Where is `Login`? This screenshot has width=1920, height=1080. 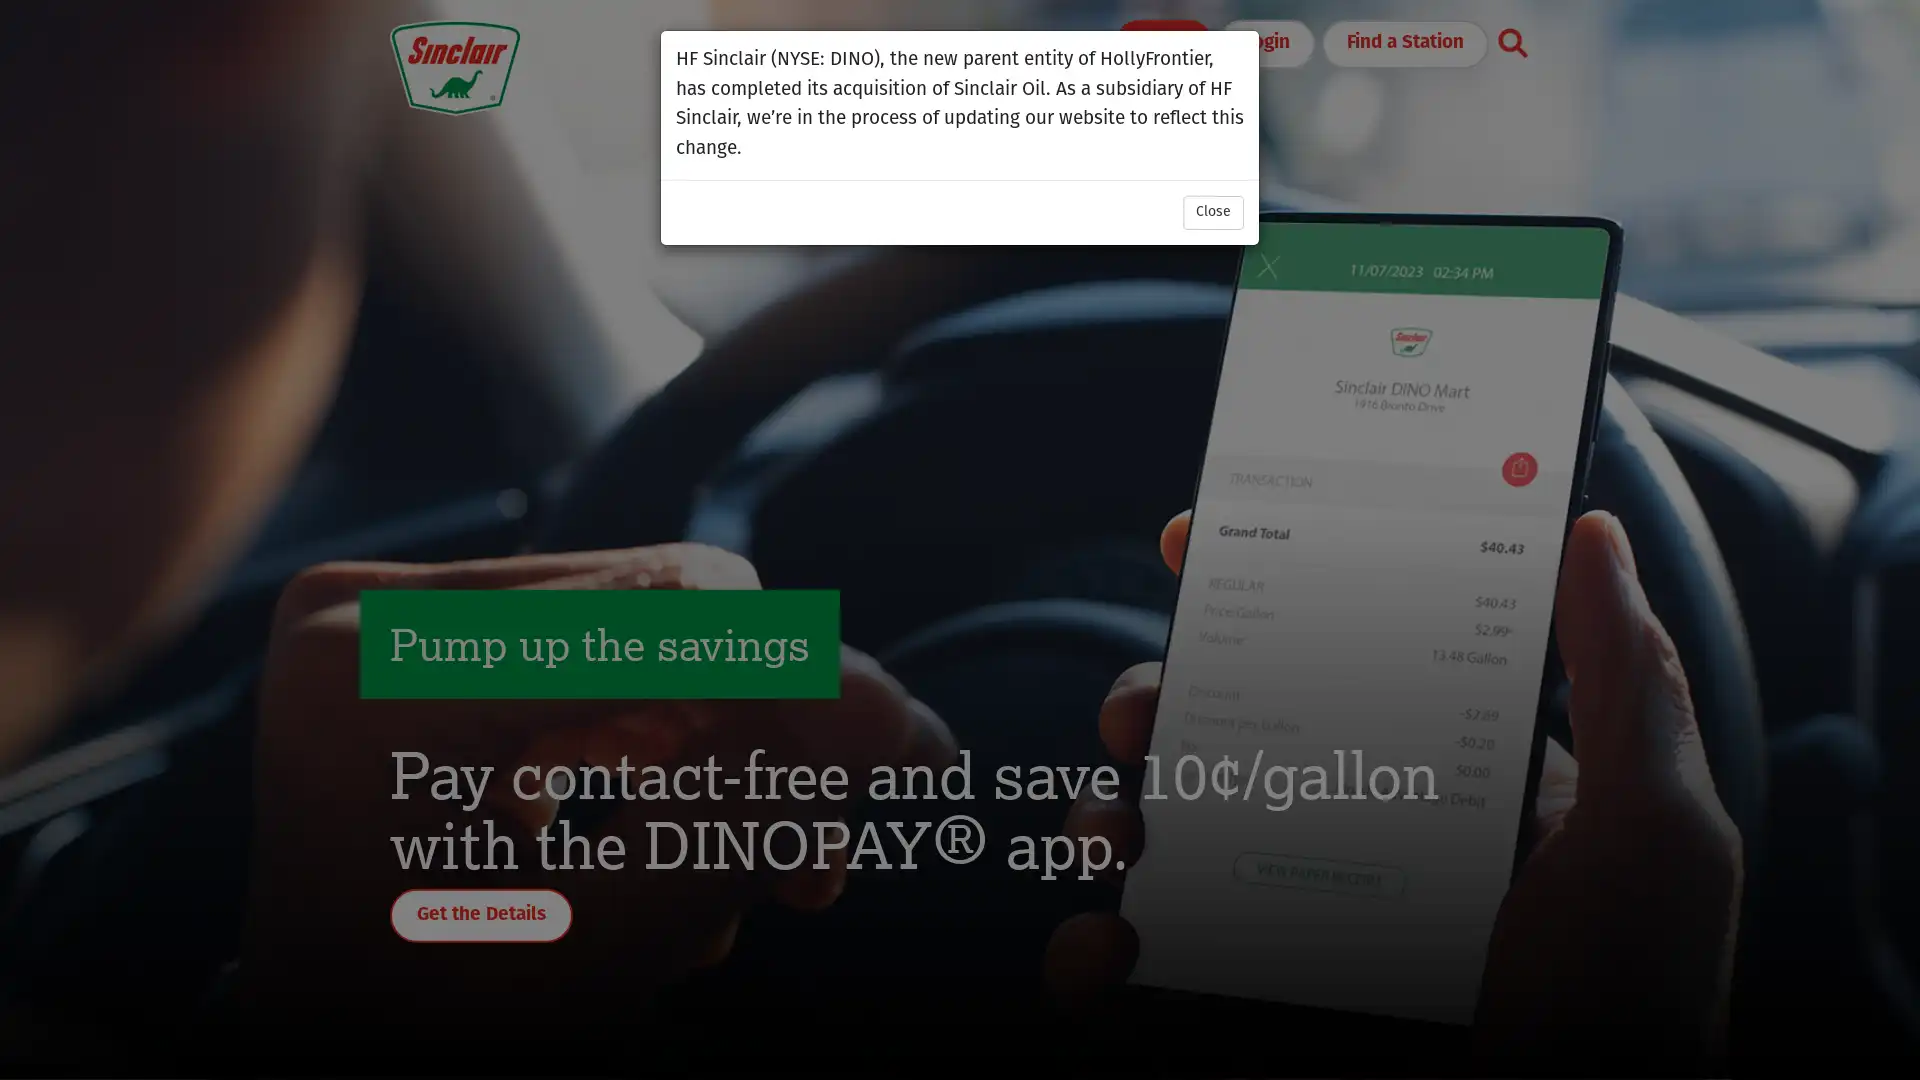
Login is located at coordinates (1265, 43).